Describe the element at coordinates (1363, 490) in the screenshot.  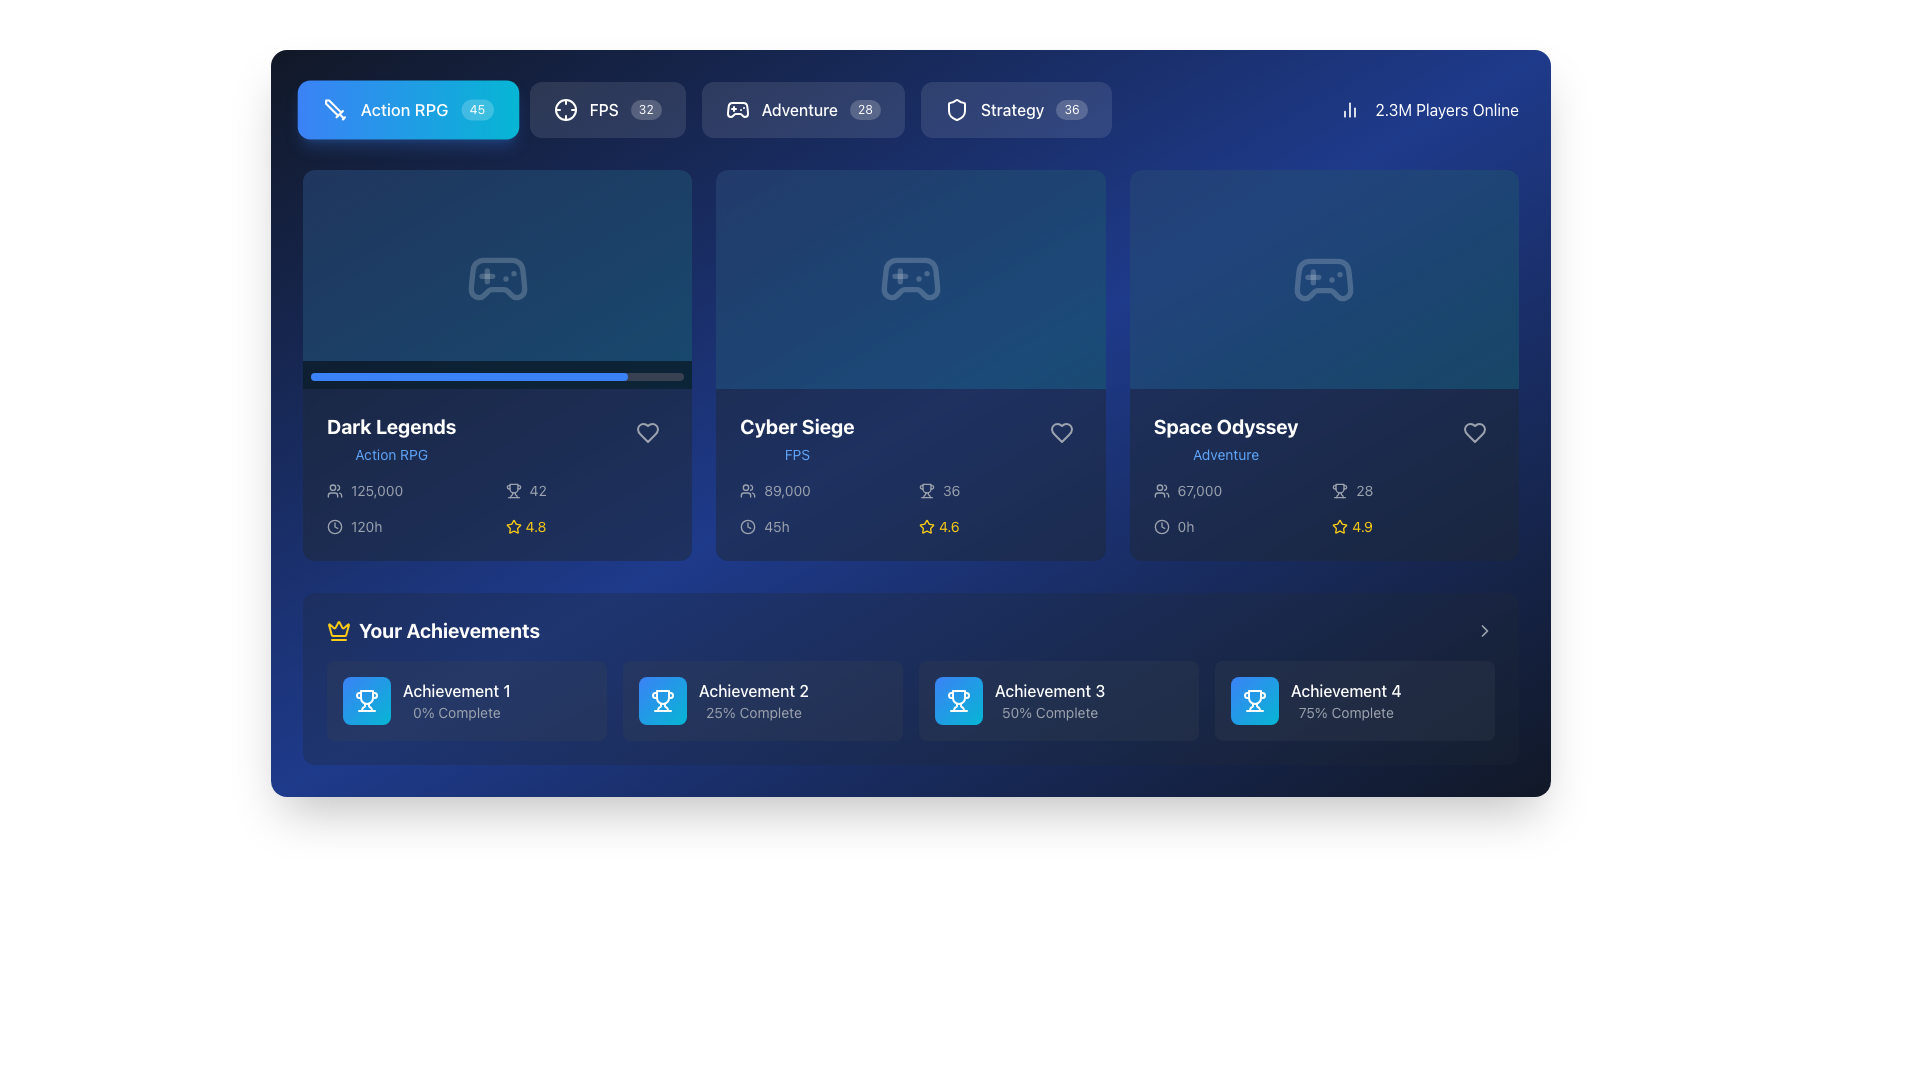
I see `the static text '28' in light gray color indicating a count, located next to the trophy icon on the card labeled 'Space Odyssey'` at that location.